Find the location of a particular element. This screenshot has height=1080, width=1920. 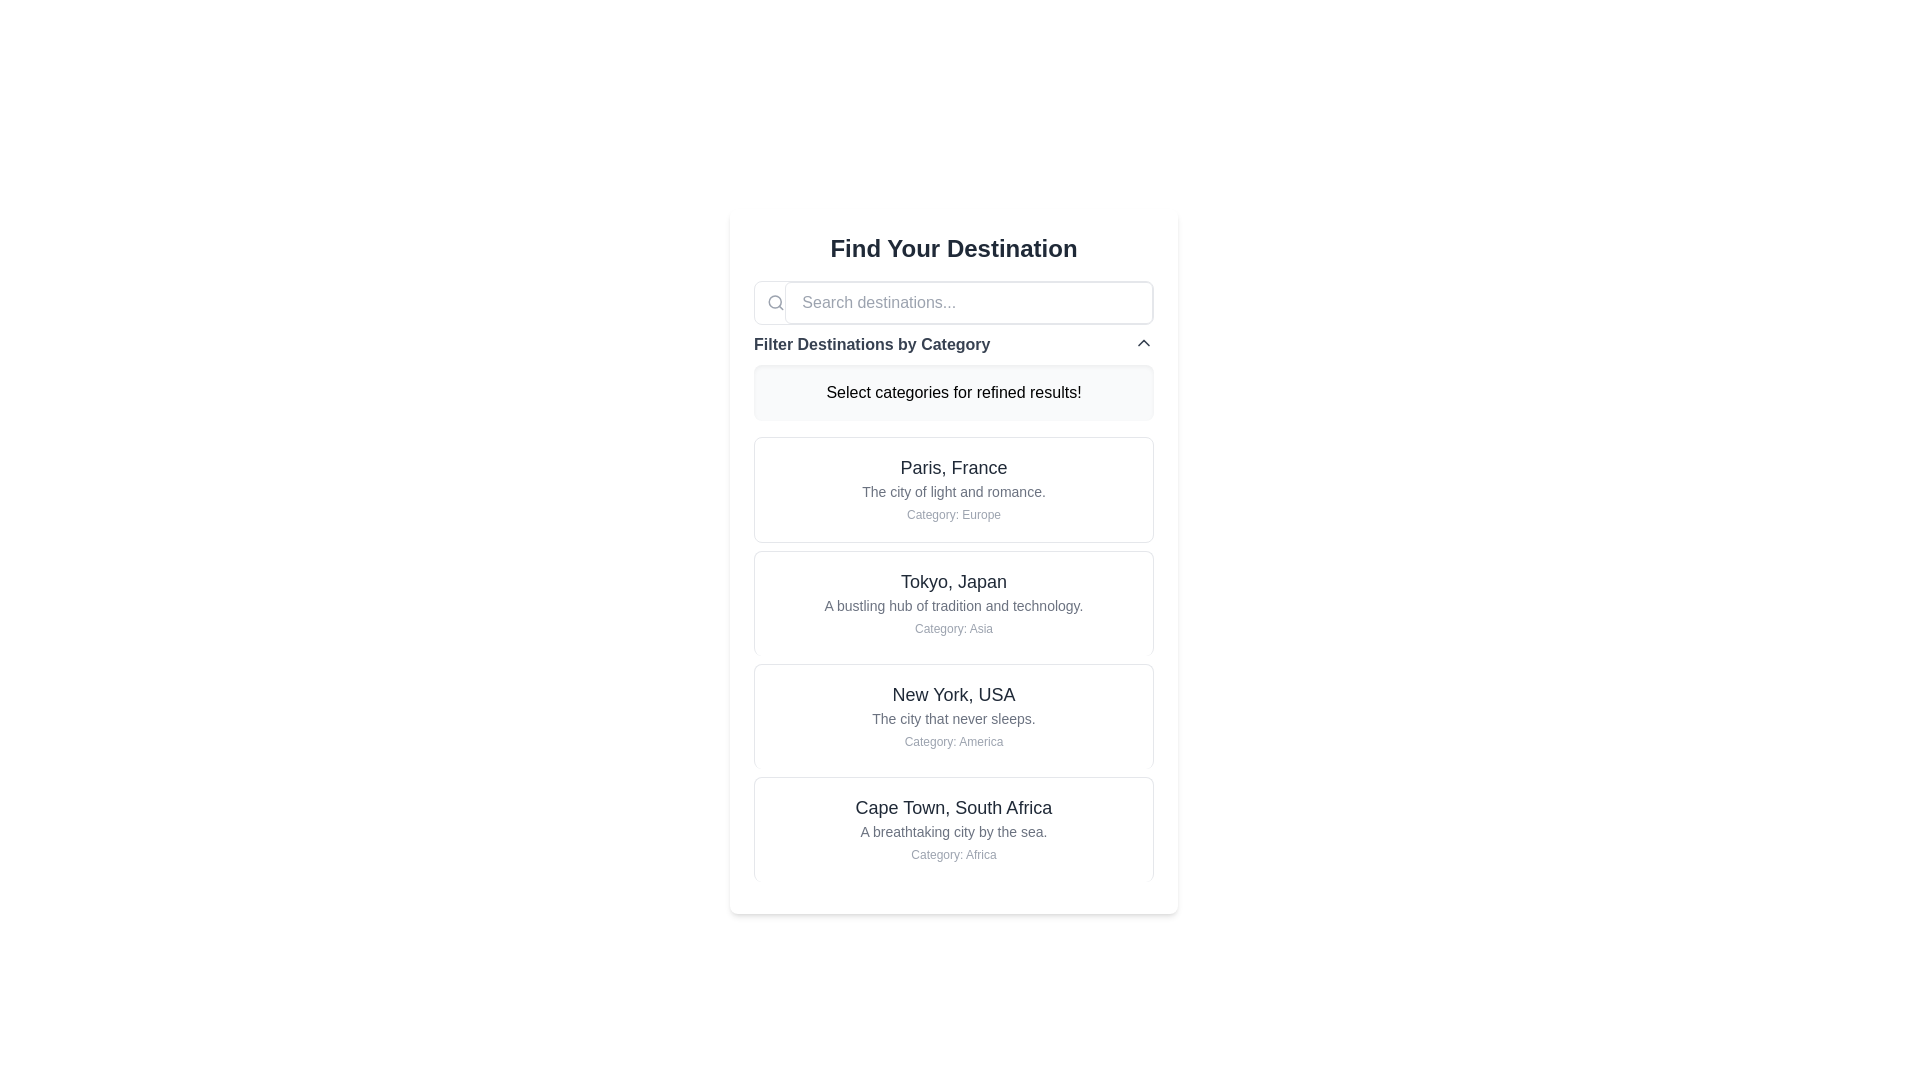

the Text Label displaying 'The city that never sleeps.' which is styled in a small gray font and located within the 'New York, USA' card is located at coordinates (953, 717).